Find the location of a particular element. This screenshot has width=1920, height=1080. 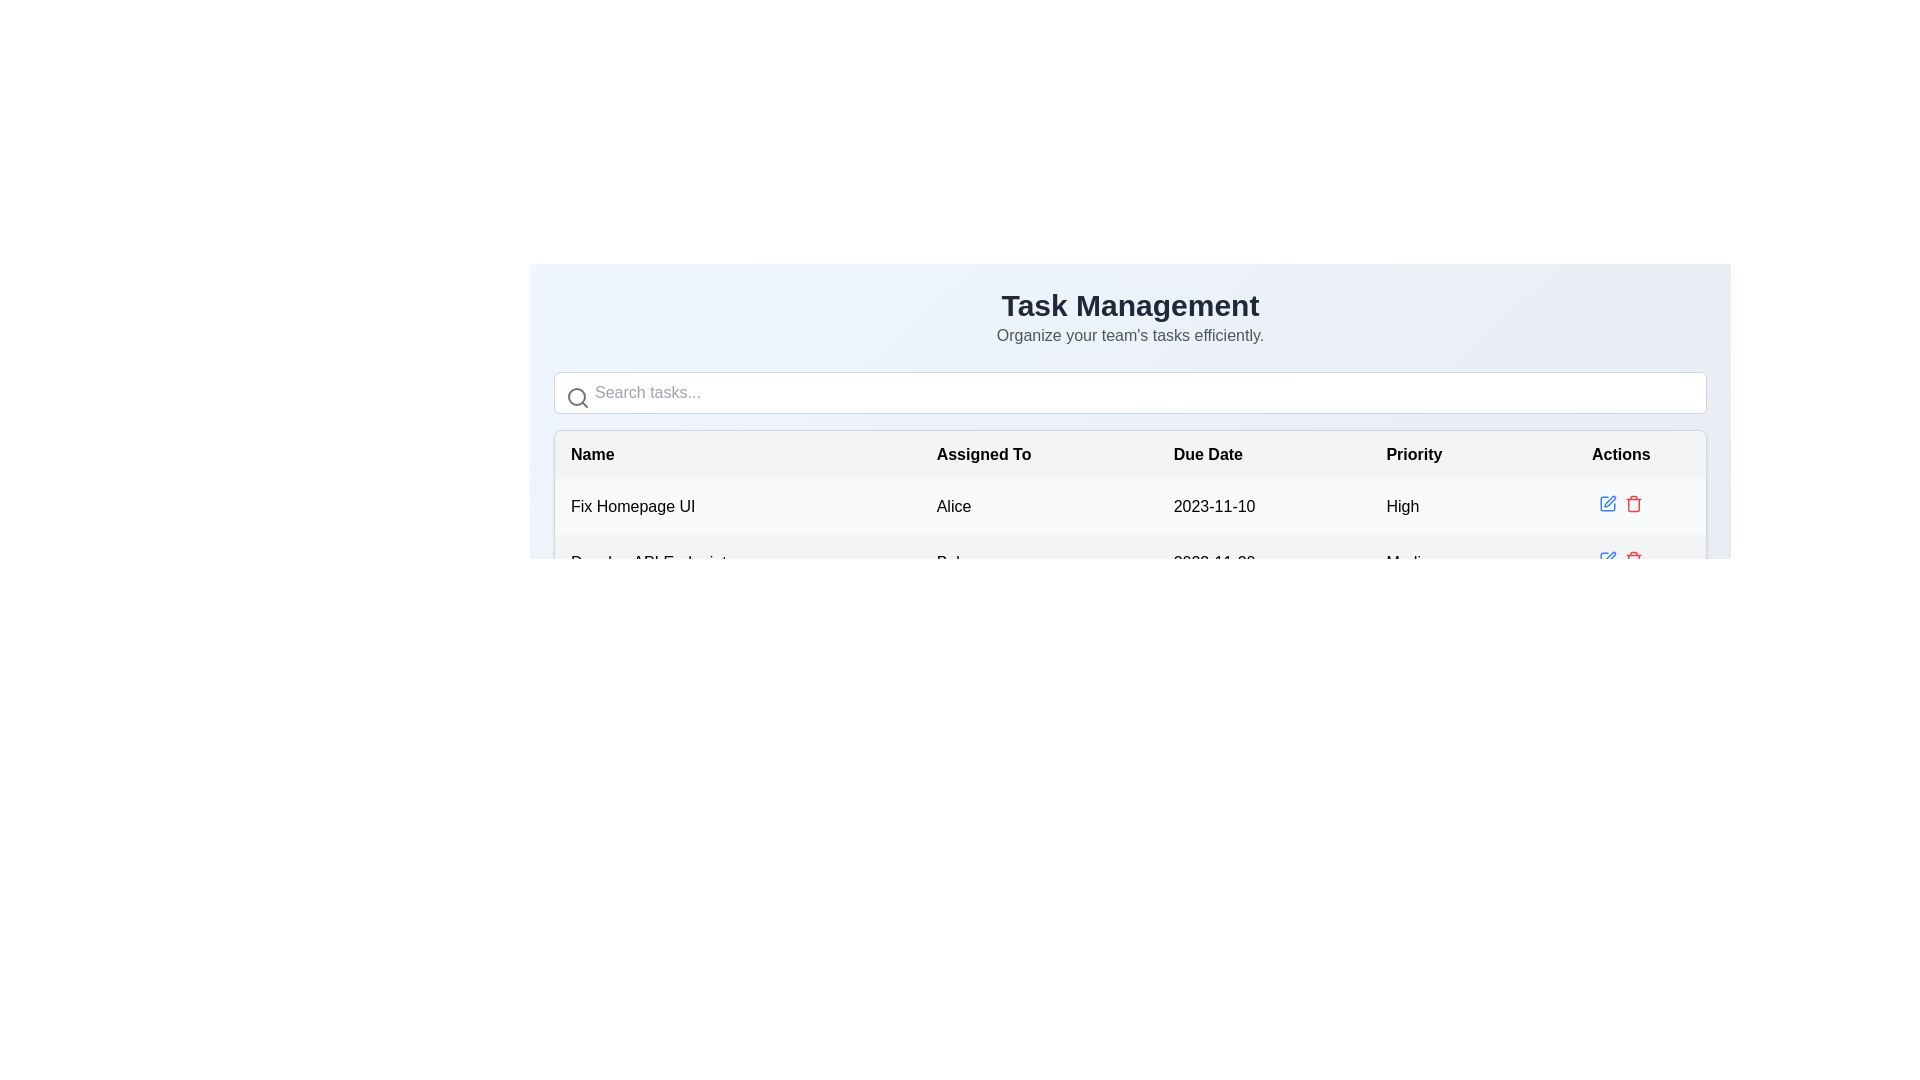

the icon resembling a square frame with a pen intersecting one corner, located in the Actions column of the second row under the Task Management section is located at coordinates (1608, 503).